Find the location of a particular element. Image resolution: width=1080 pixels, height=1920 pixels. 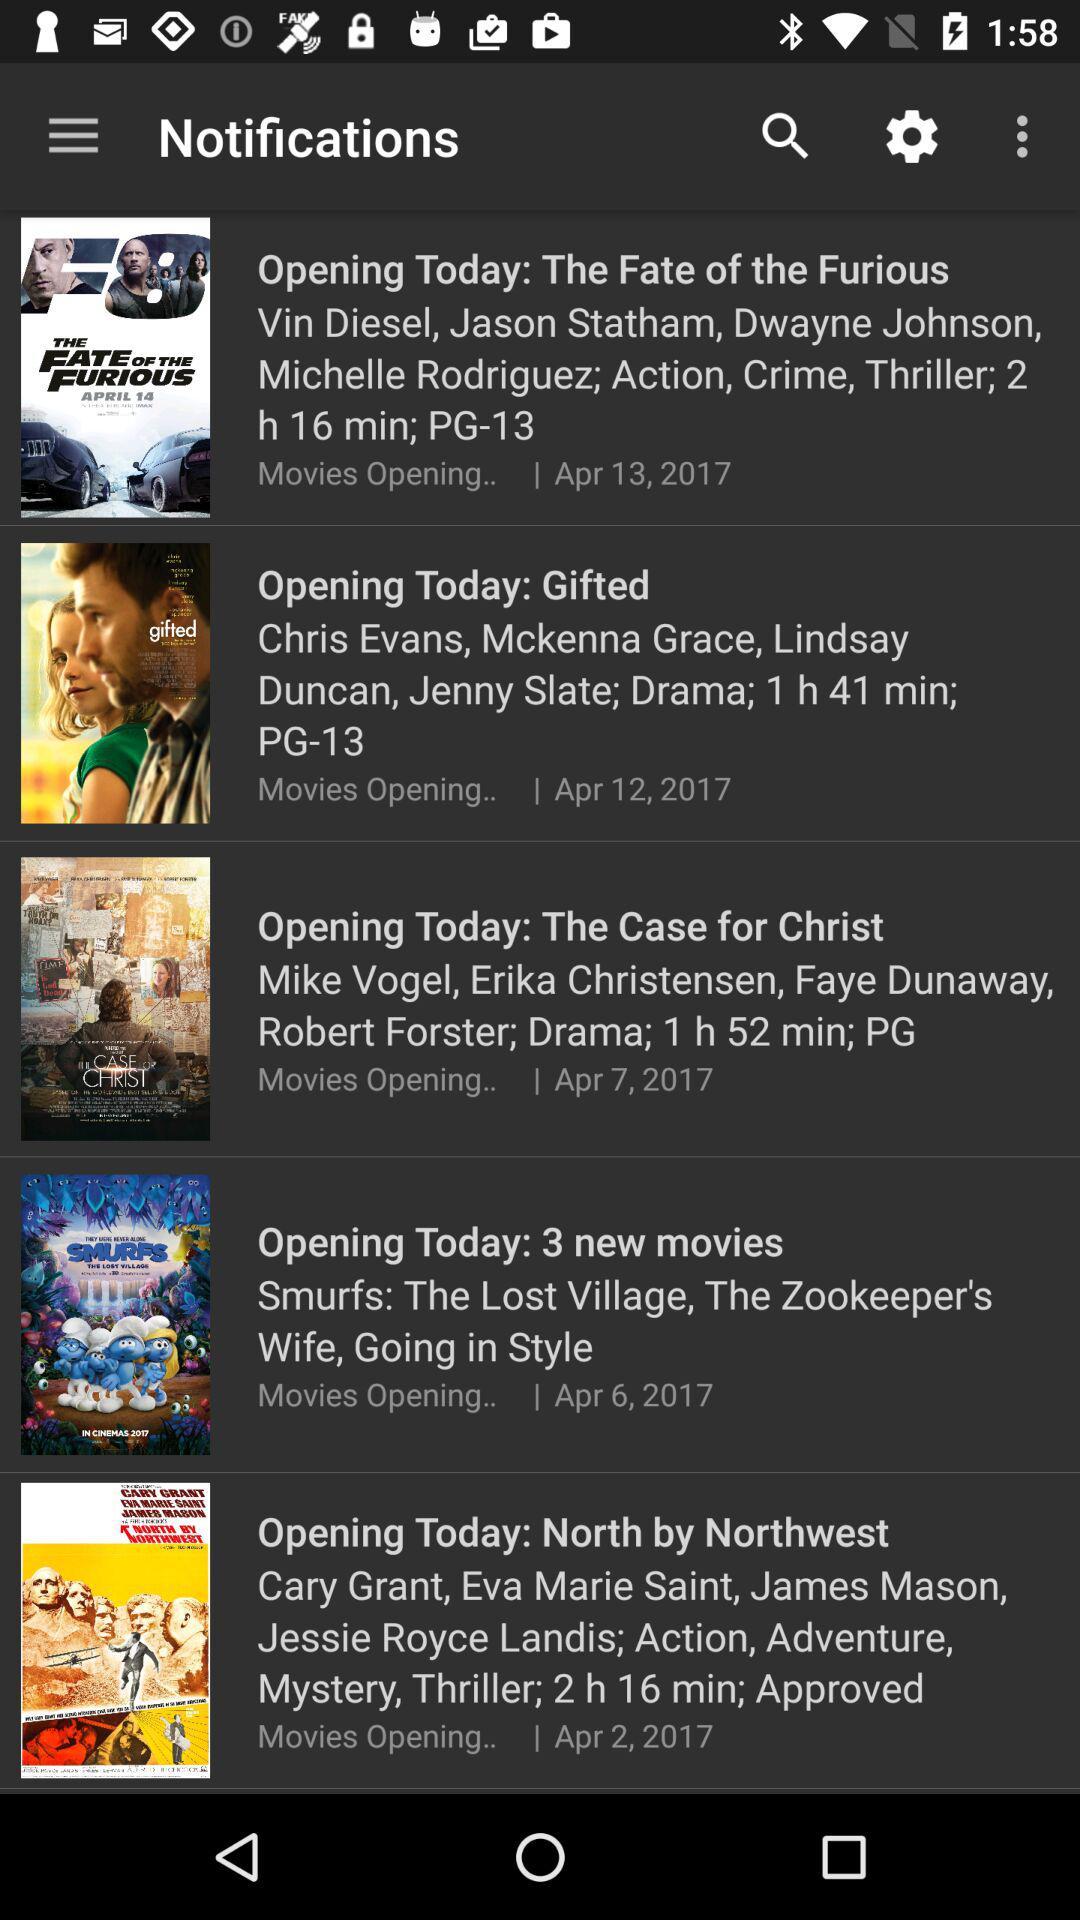

item to the right of movies opening today icon is located at coordinates (535, 1392).